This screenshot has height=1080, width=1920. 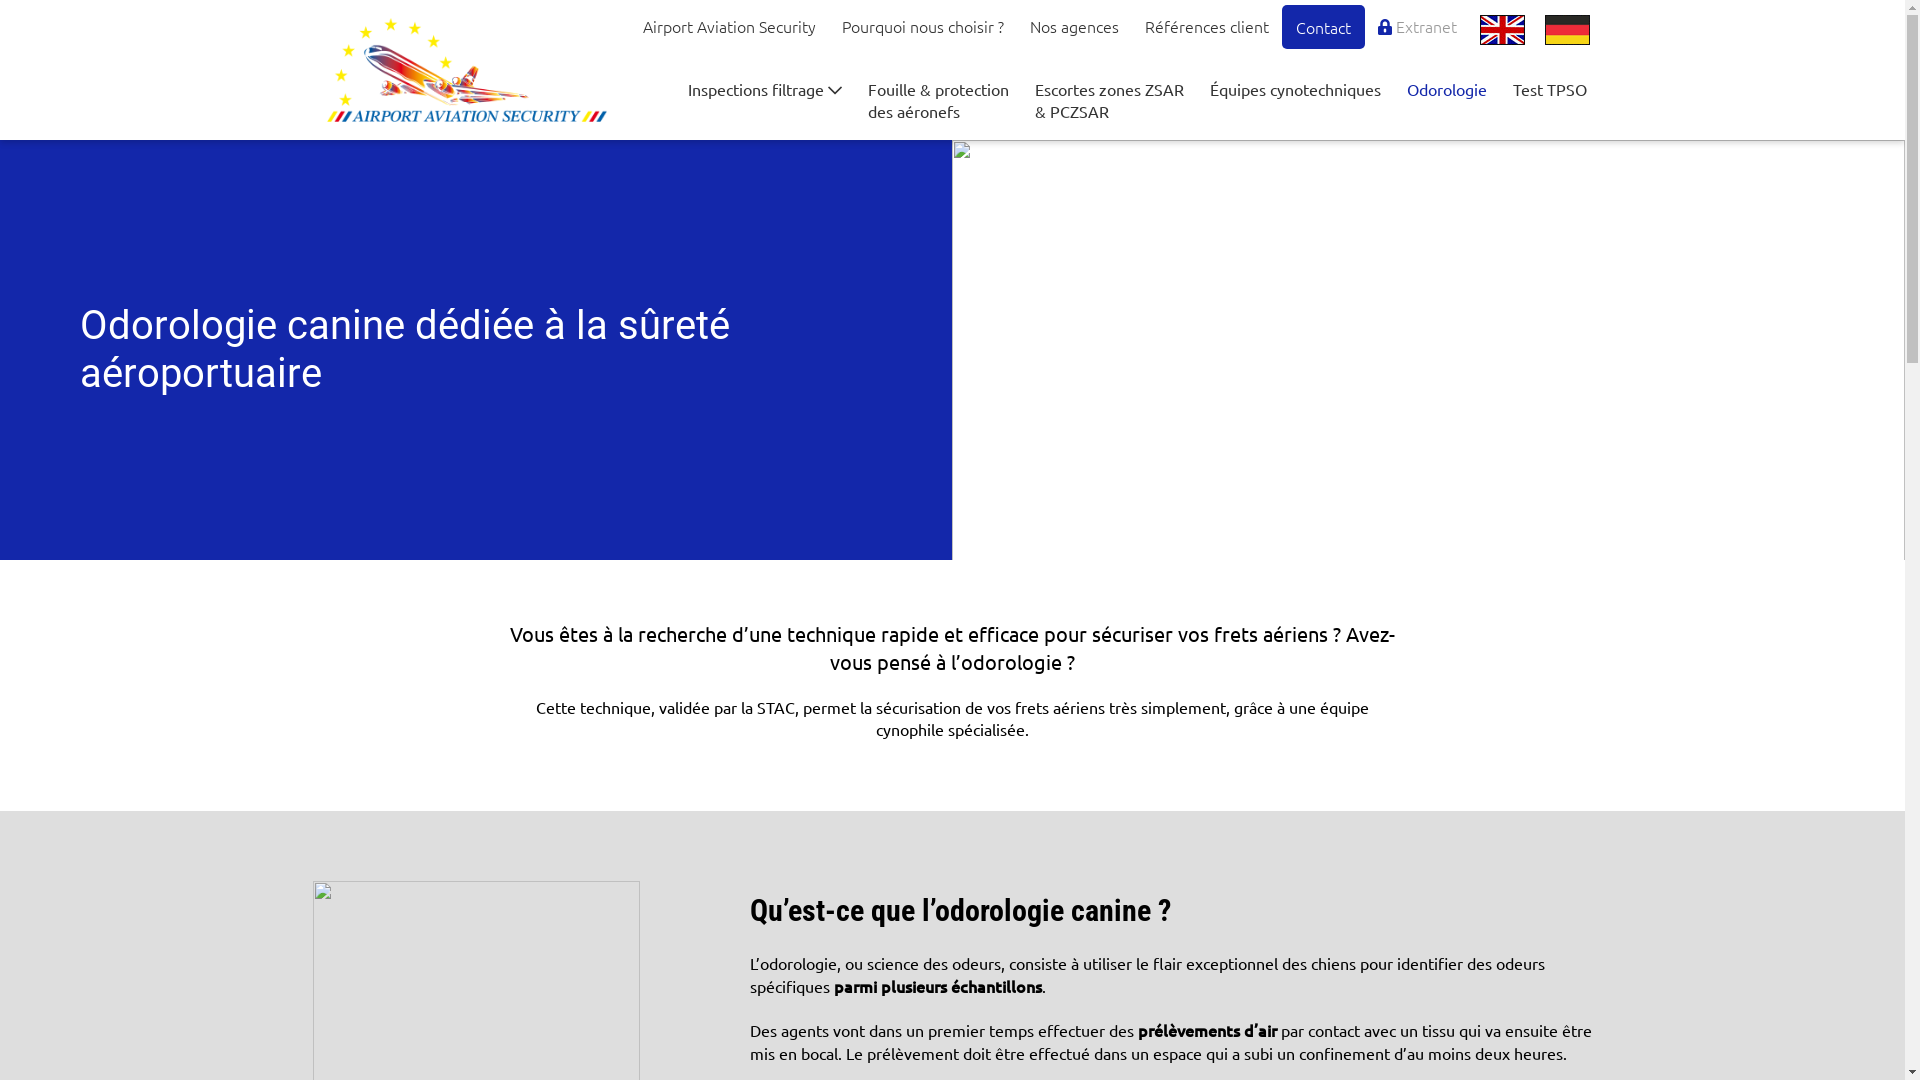 I want to click on 'Pourquoi nous choisir ?', so click(x=921, y=26).